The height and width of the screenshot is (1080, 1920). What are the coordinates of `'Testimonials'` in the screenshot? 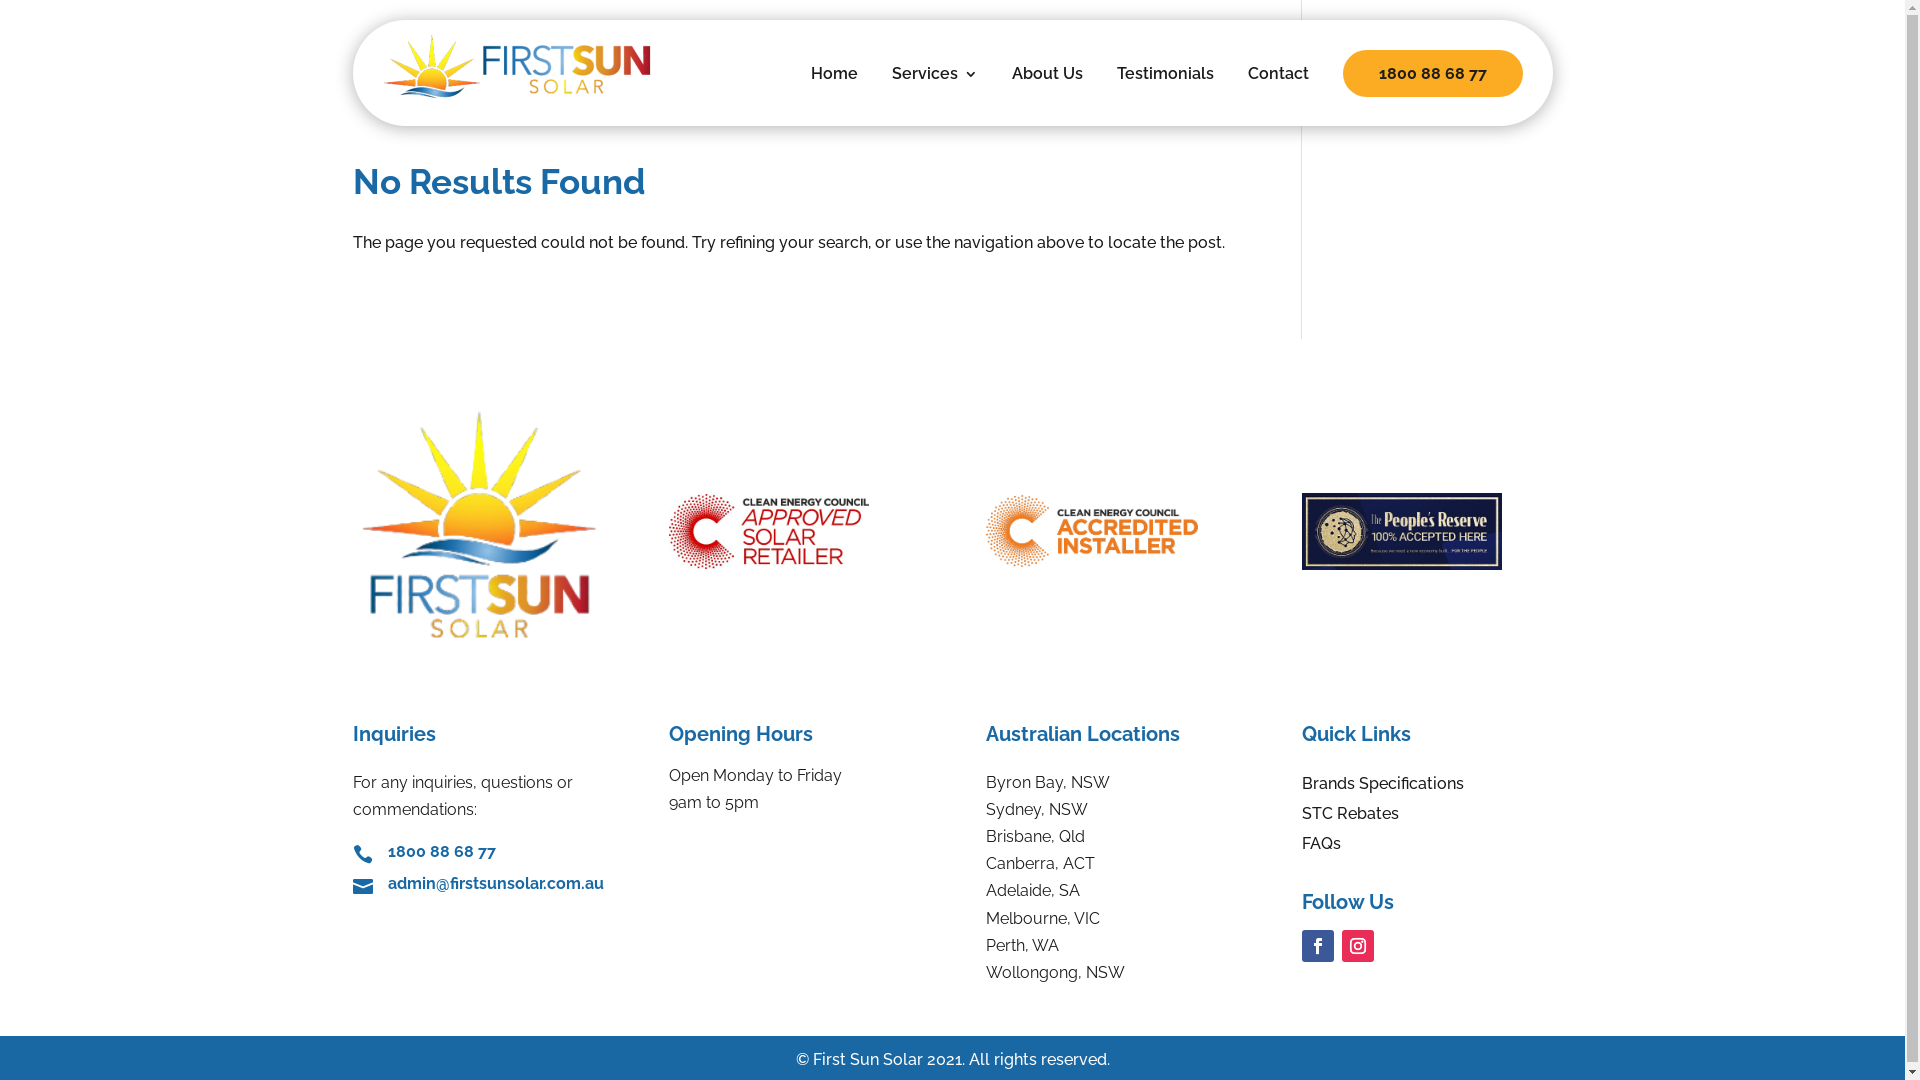 It's located at (1164, 87).